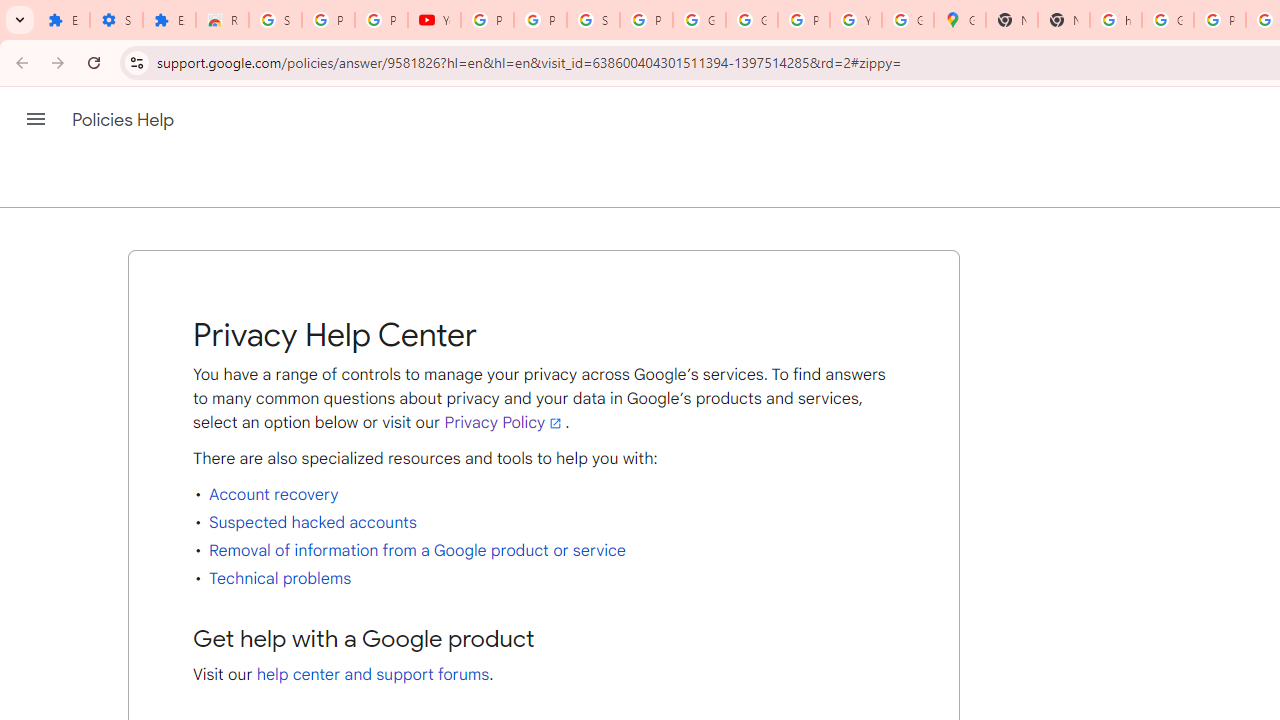  I want to click on 'Suspected hacked accounts', so click(311, 521).